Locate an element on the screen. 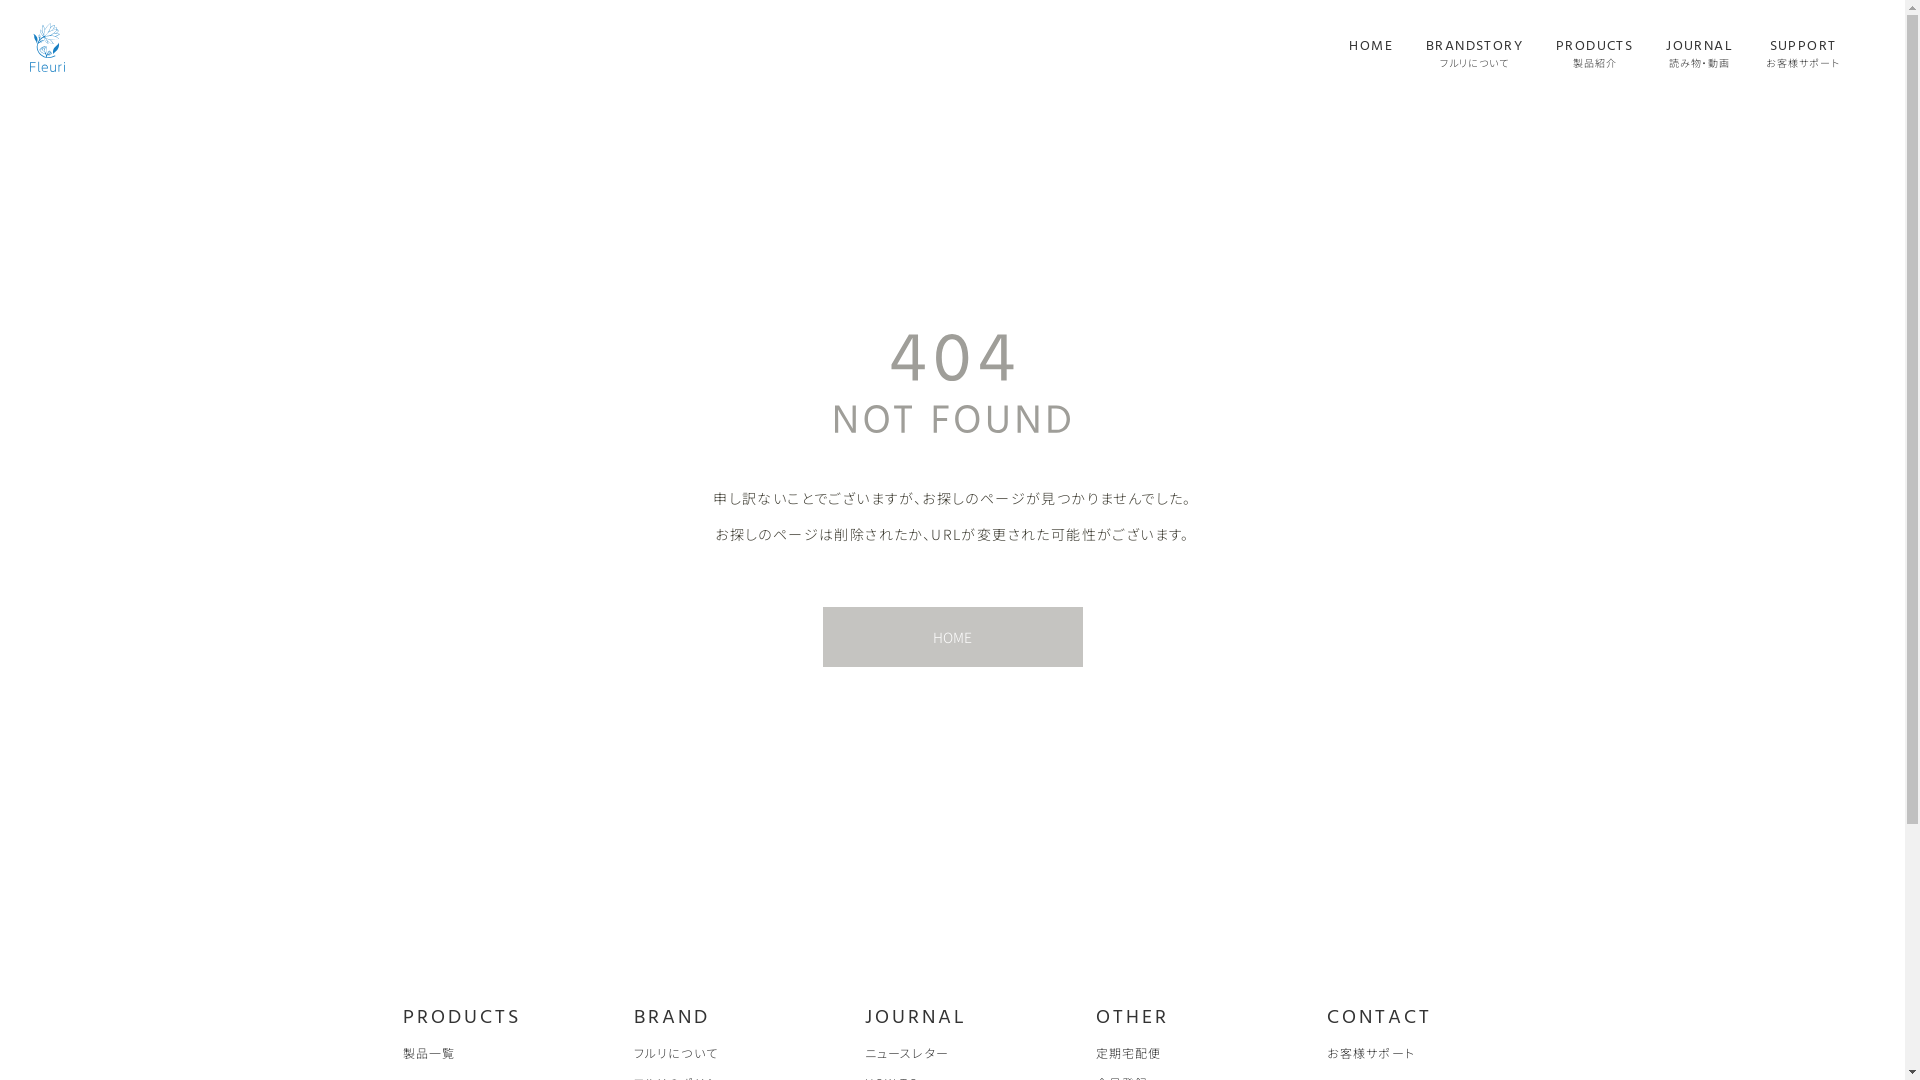 This screenshot has height=1080, width=1920. 'HOME' is located at coordinates (821, 636).